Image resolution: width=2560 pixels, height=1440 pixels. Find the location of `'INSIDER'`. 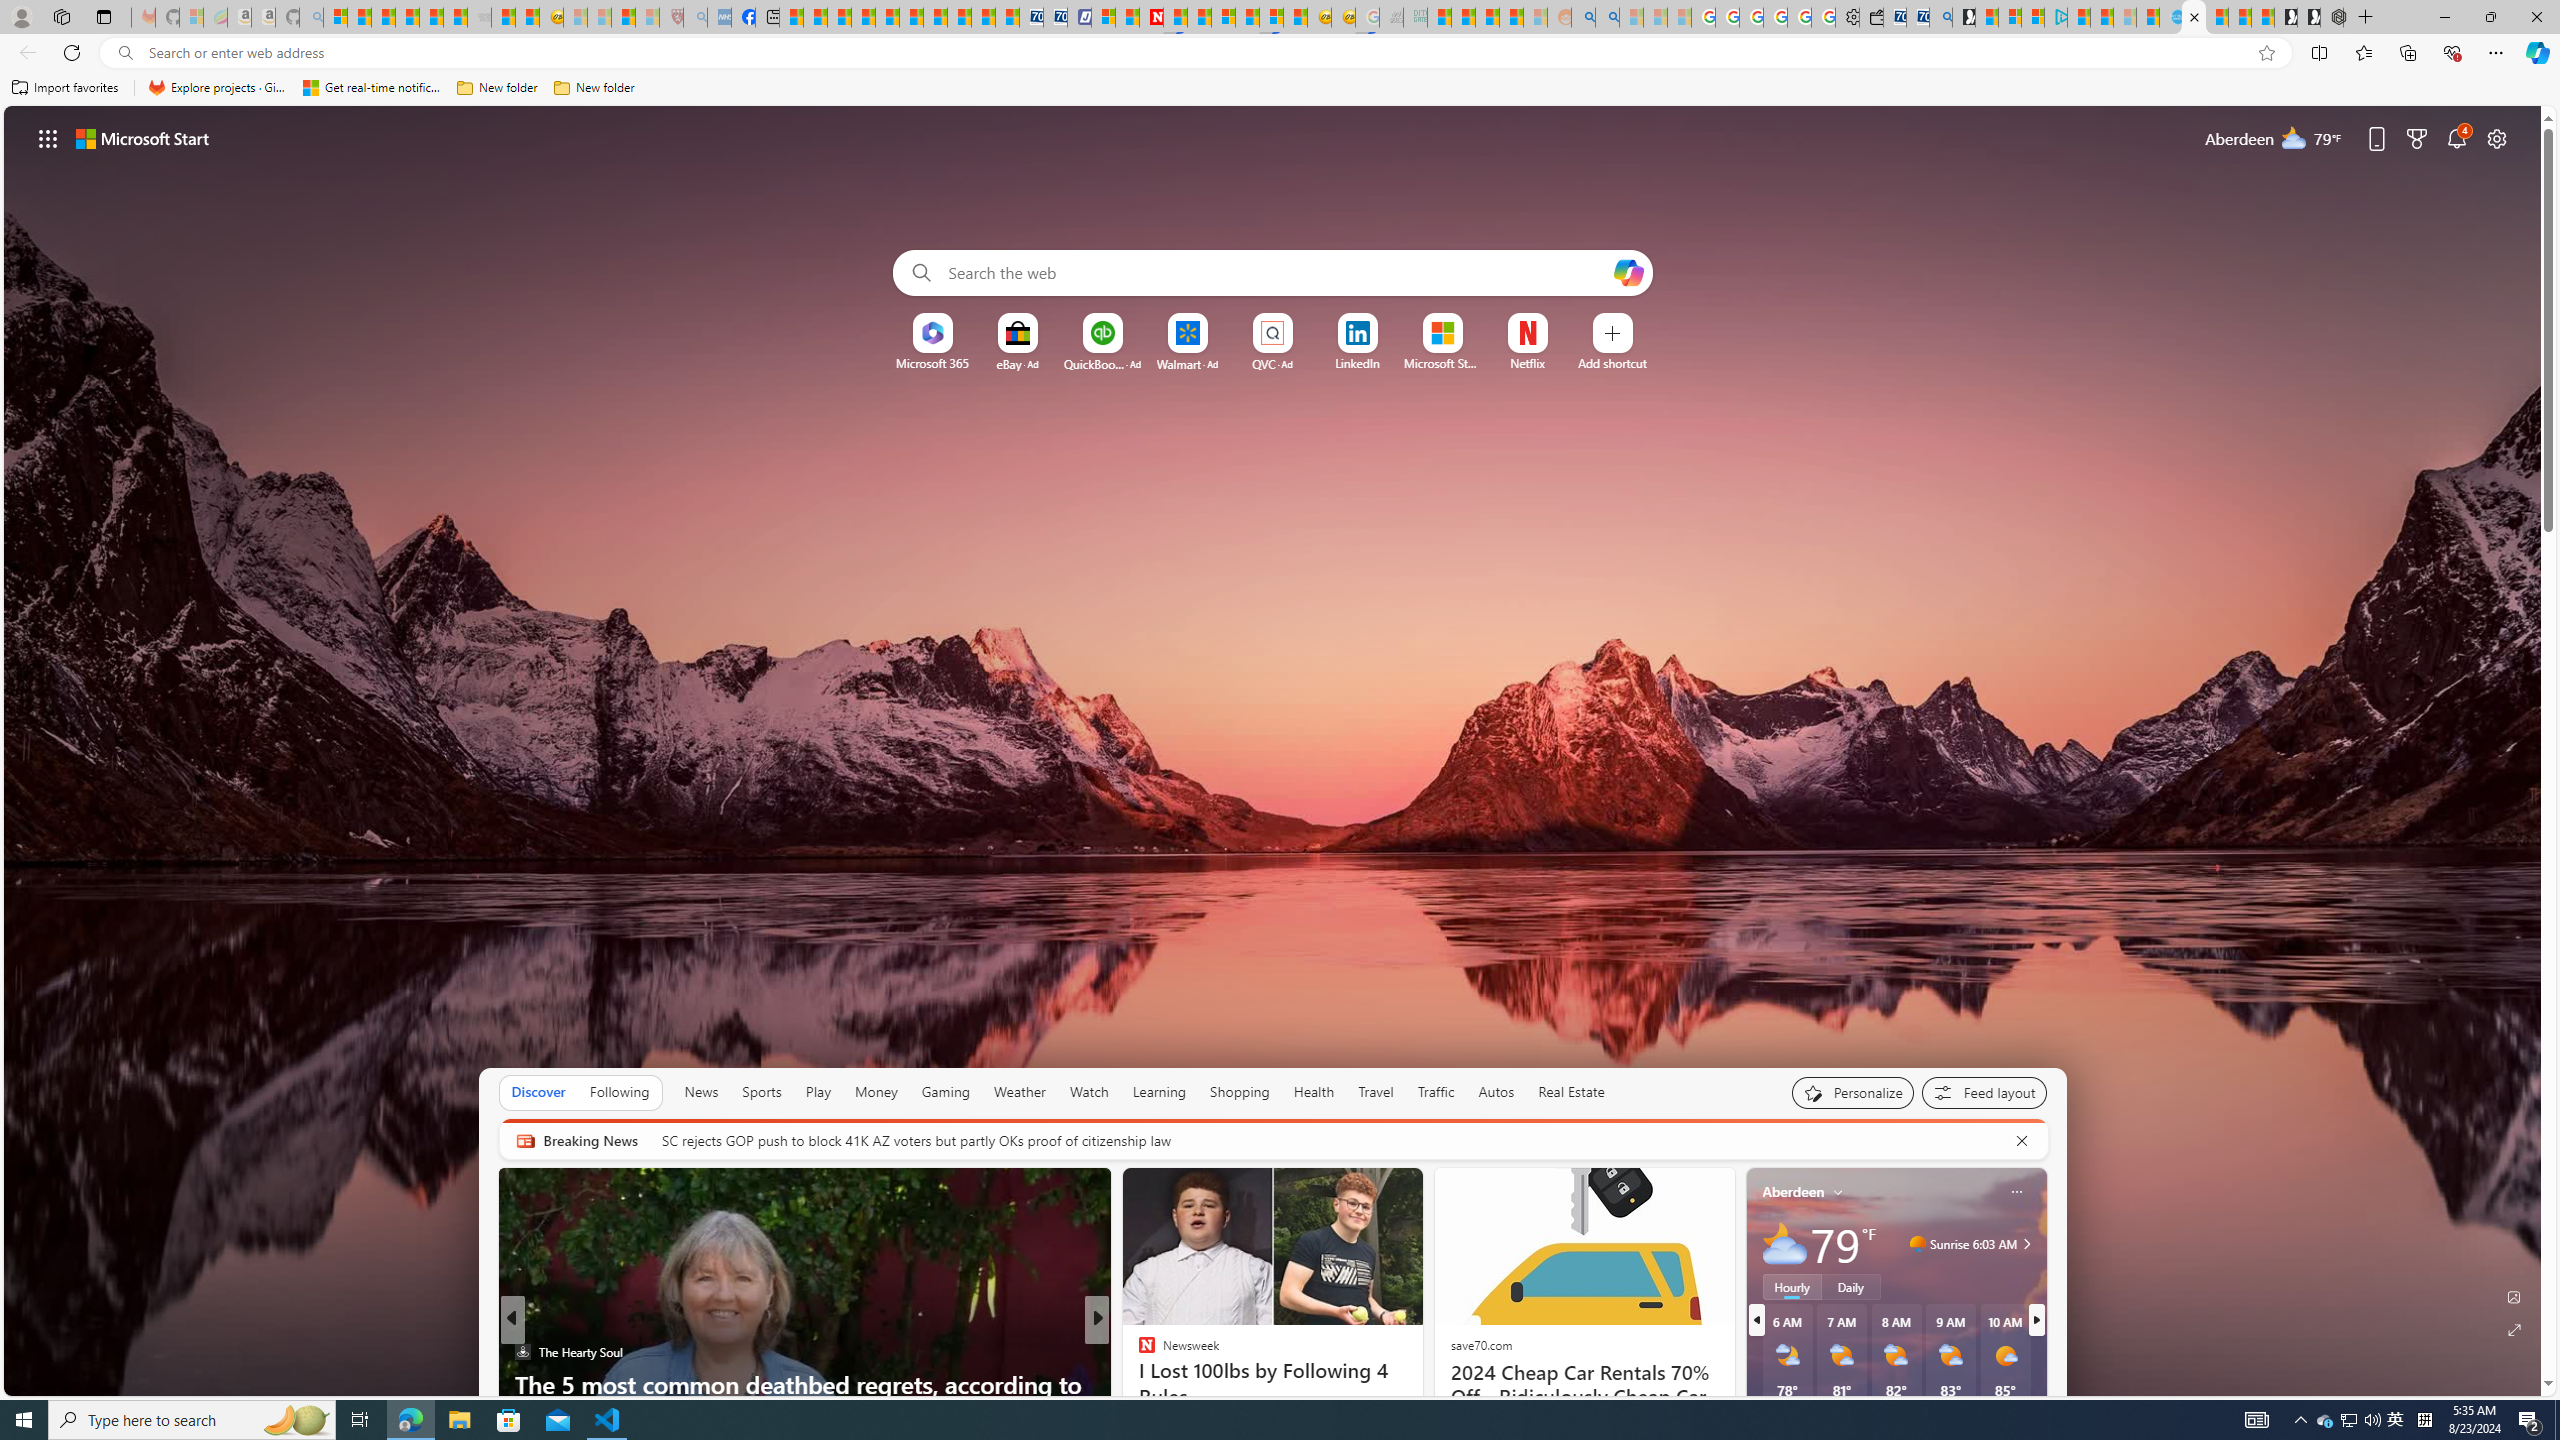

'INSIDER' is located at coordinates (1137, 1351).